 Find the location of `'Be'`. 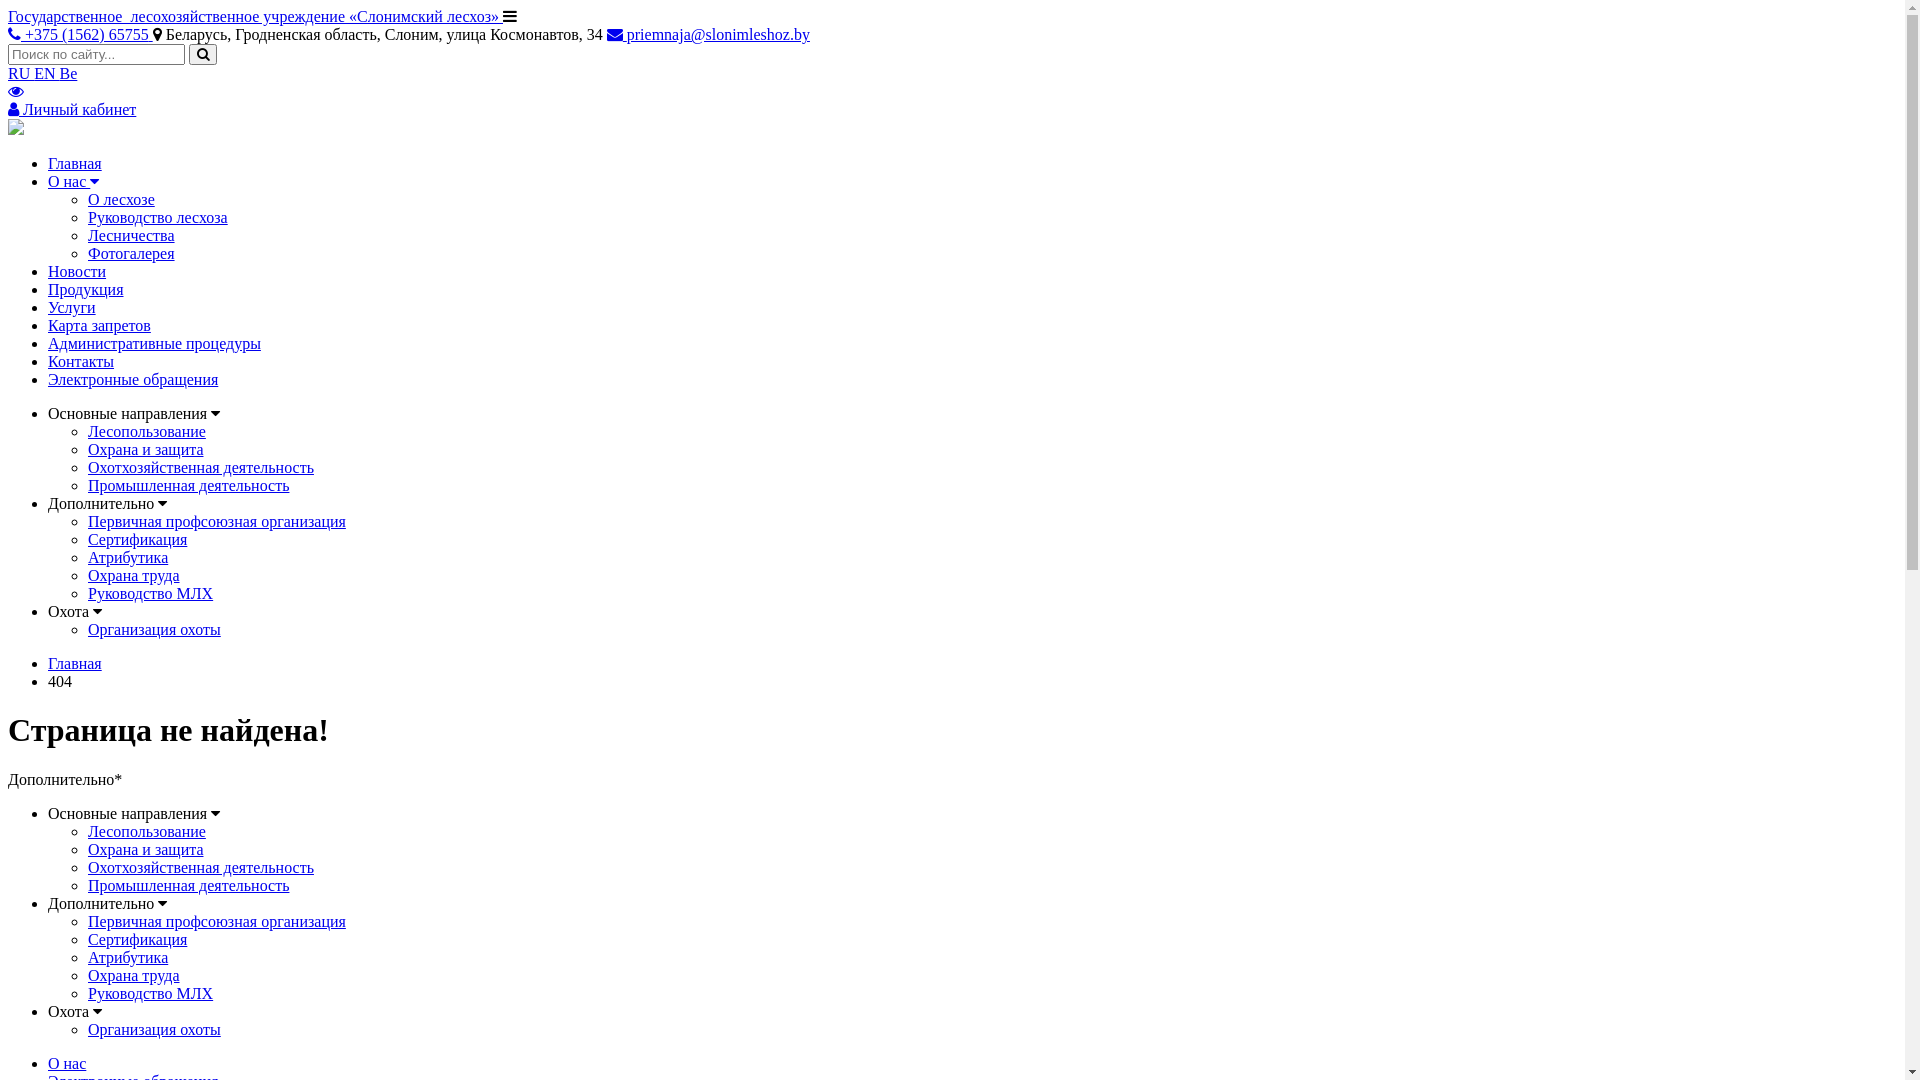

'Be' is located at coordinates (68, 72).